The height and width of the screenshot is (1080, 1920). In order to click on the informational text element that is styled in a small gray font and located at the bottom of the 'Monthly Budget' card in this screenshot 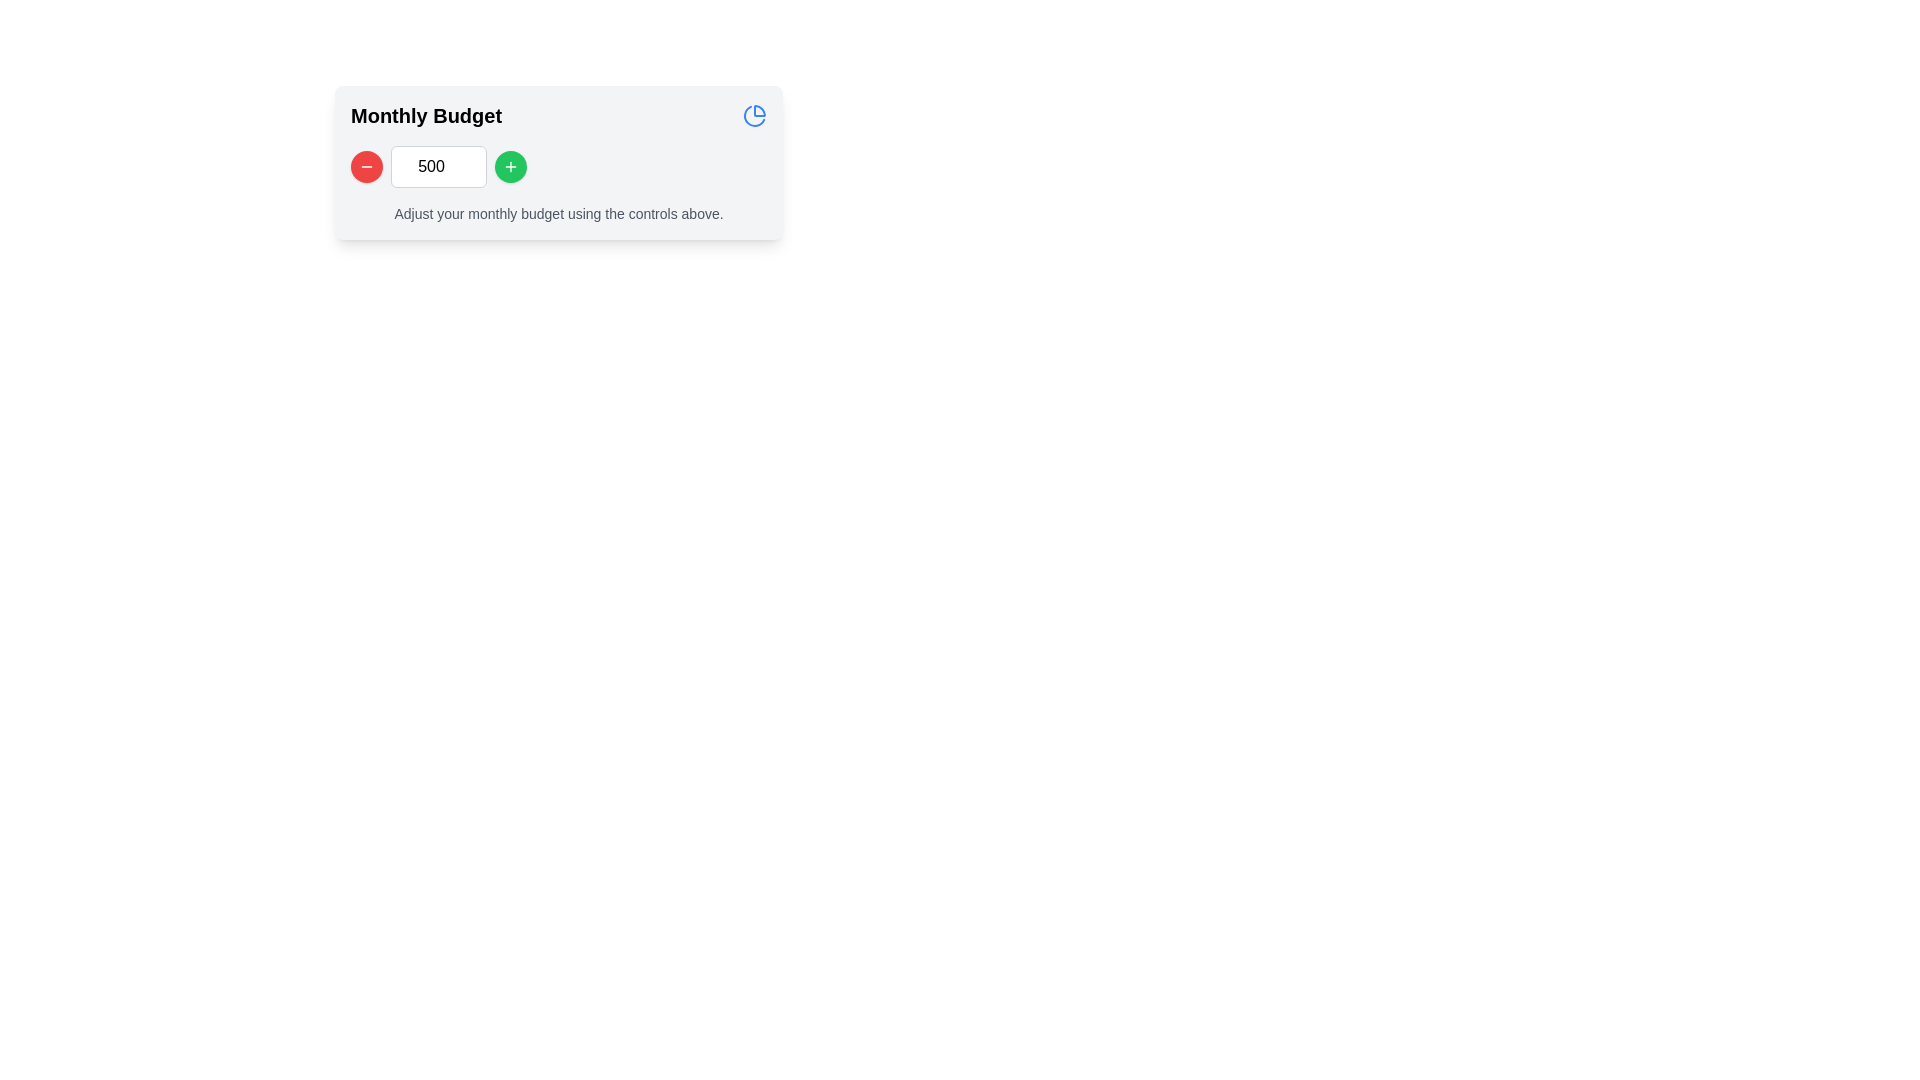, I will do `click(558, 213)`.